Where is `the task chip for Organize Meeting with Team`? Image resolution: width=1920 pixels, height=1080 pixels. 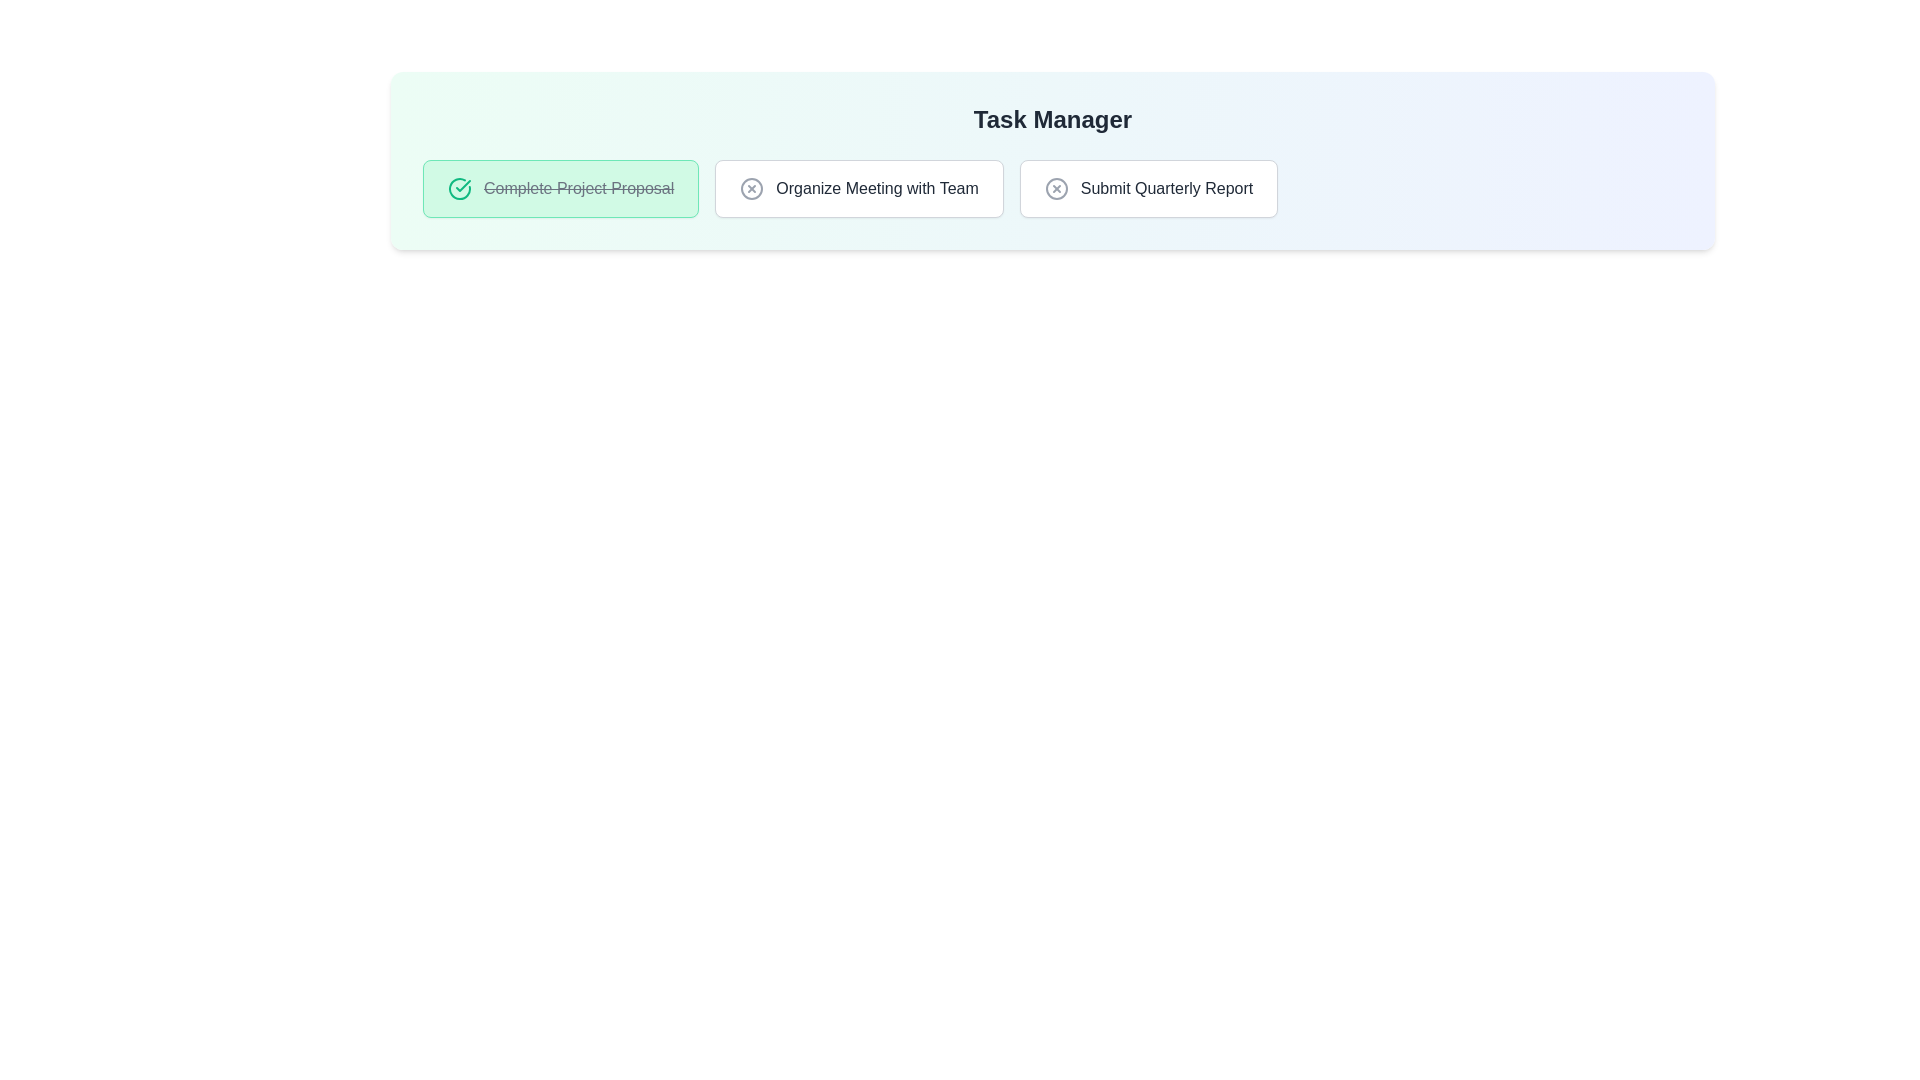
the task chip for Organize Meeting with Team is located at coordinates (859, 189).